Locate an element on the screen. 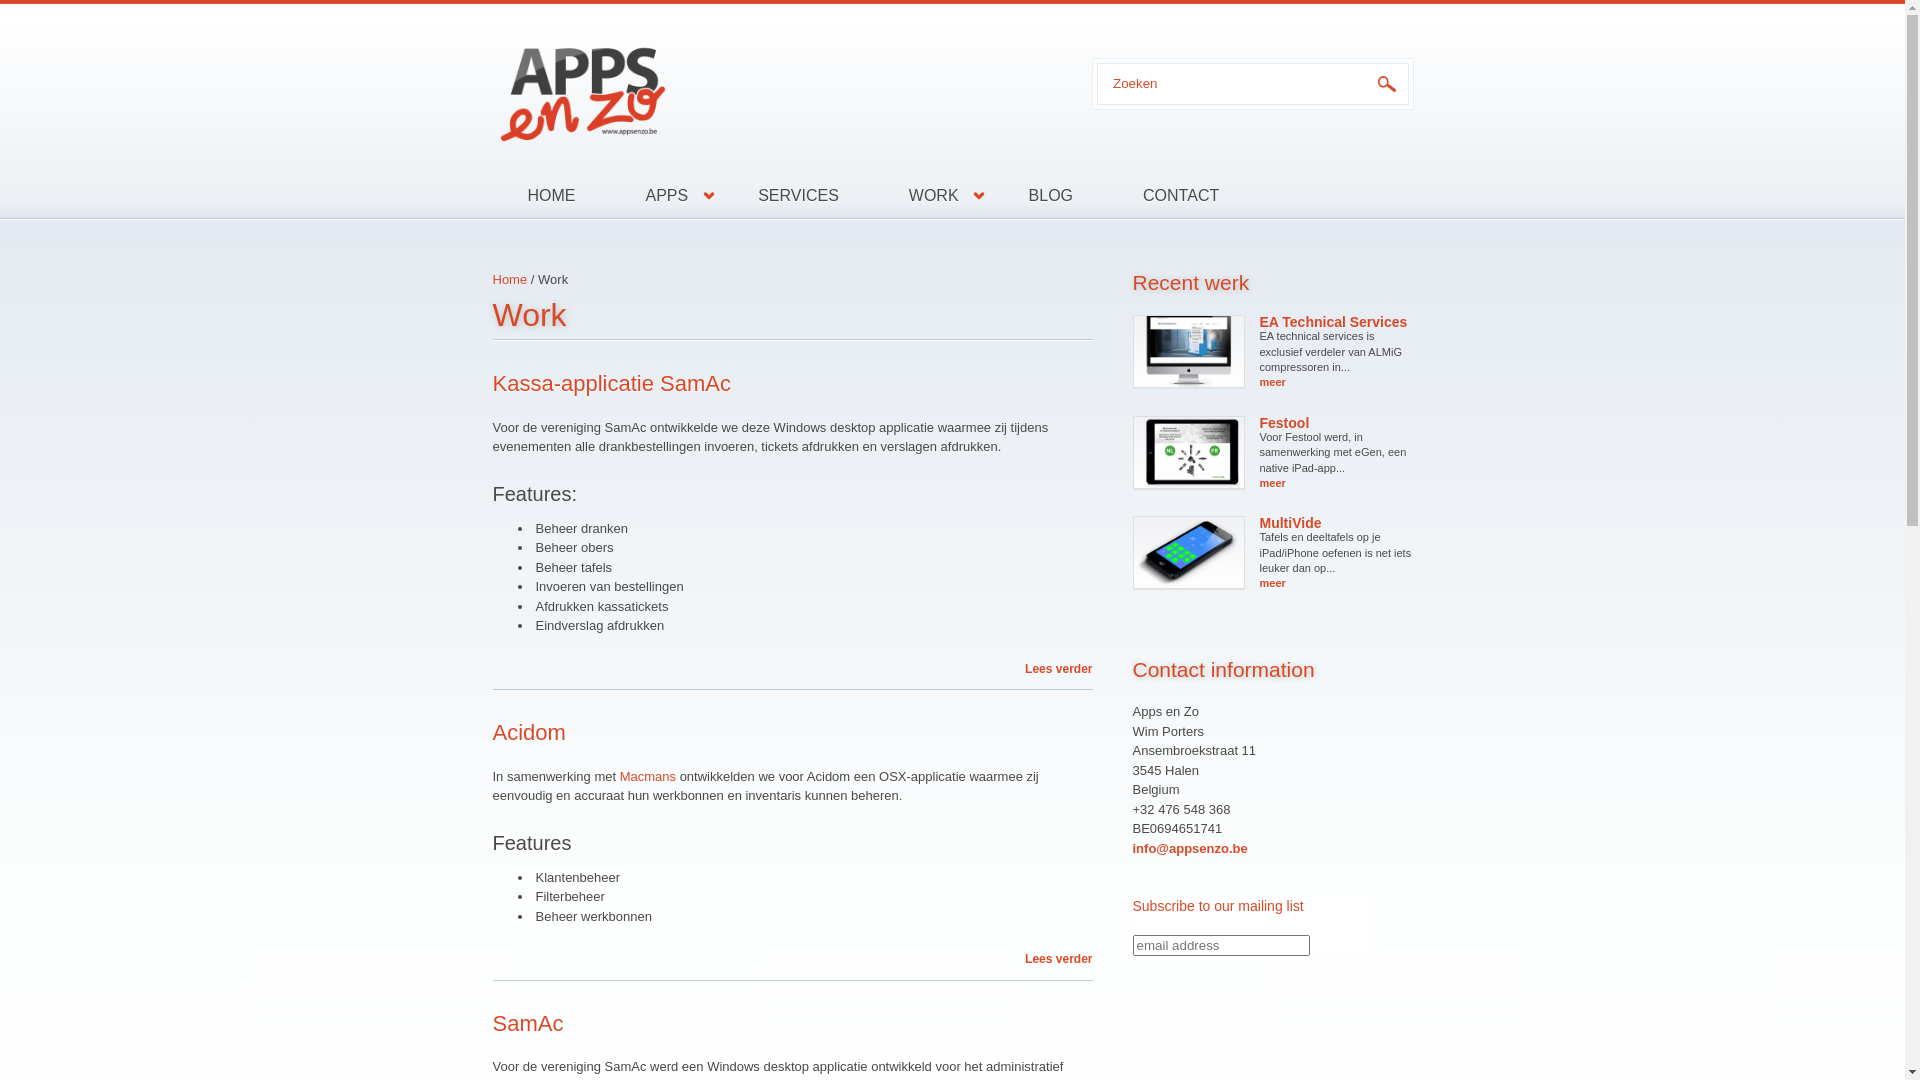  'WORK' is located at coordinates (933, 196).